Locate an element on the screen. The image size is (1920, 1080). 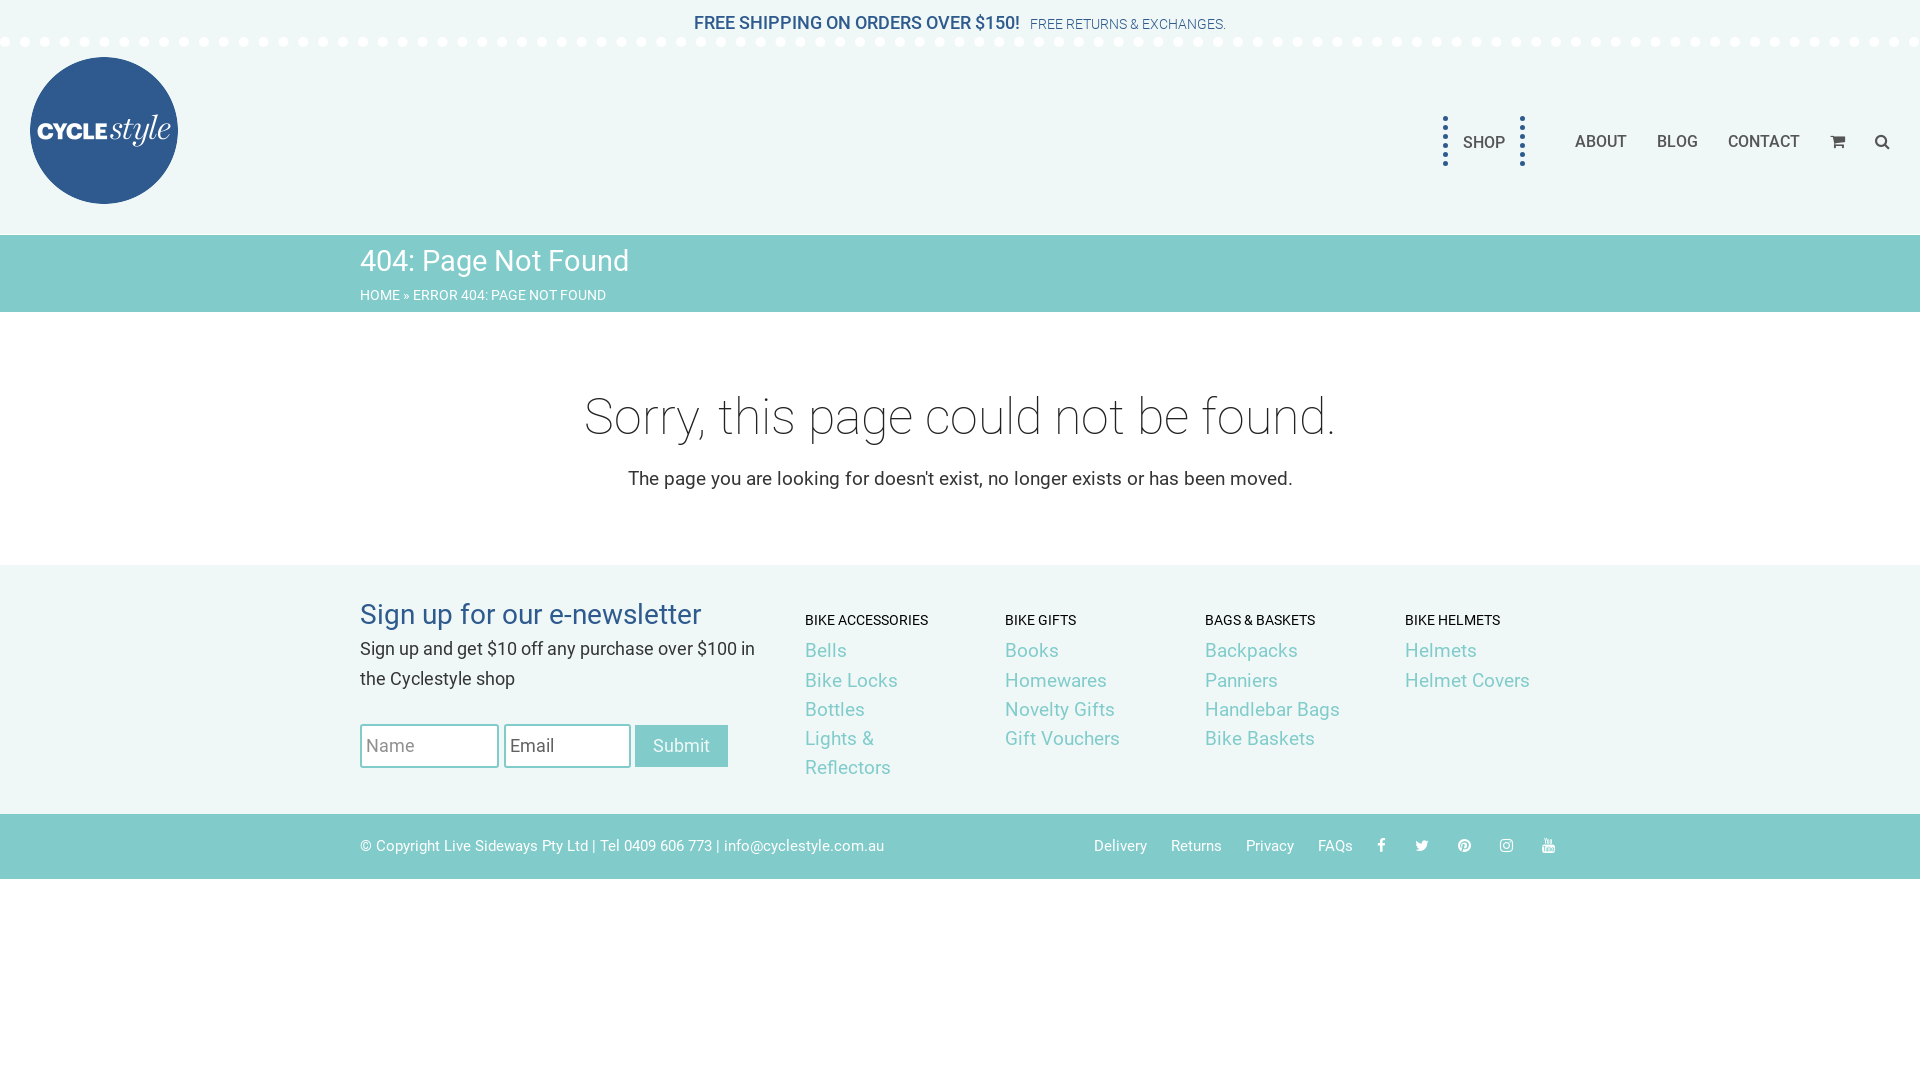
'CONTACT' is located at coordinates (1763, 140).